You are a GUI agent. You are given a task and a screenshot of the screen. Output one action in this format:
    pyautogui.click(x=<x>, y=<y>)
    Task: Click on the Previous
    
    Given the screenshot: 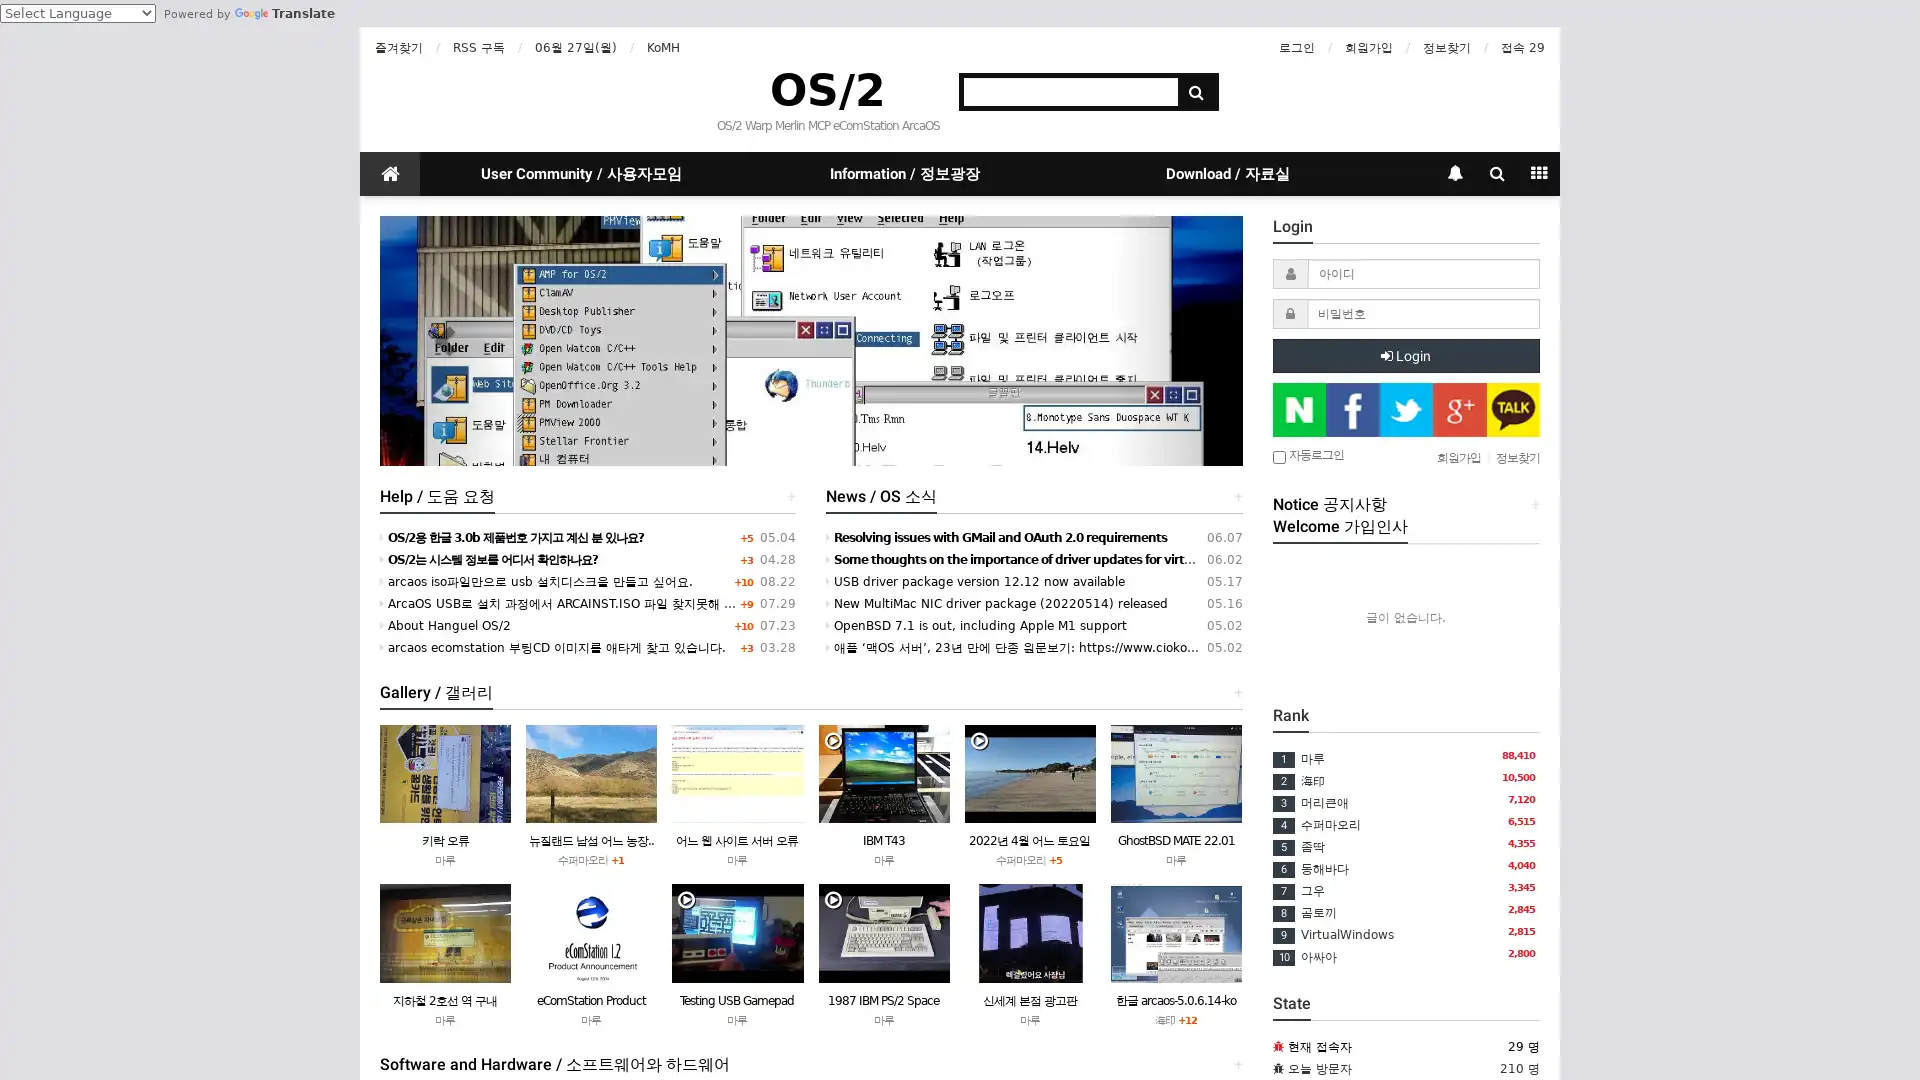 What is the action you would take?
    pyautogui.click(x=443, y=339)
    